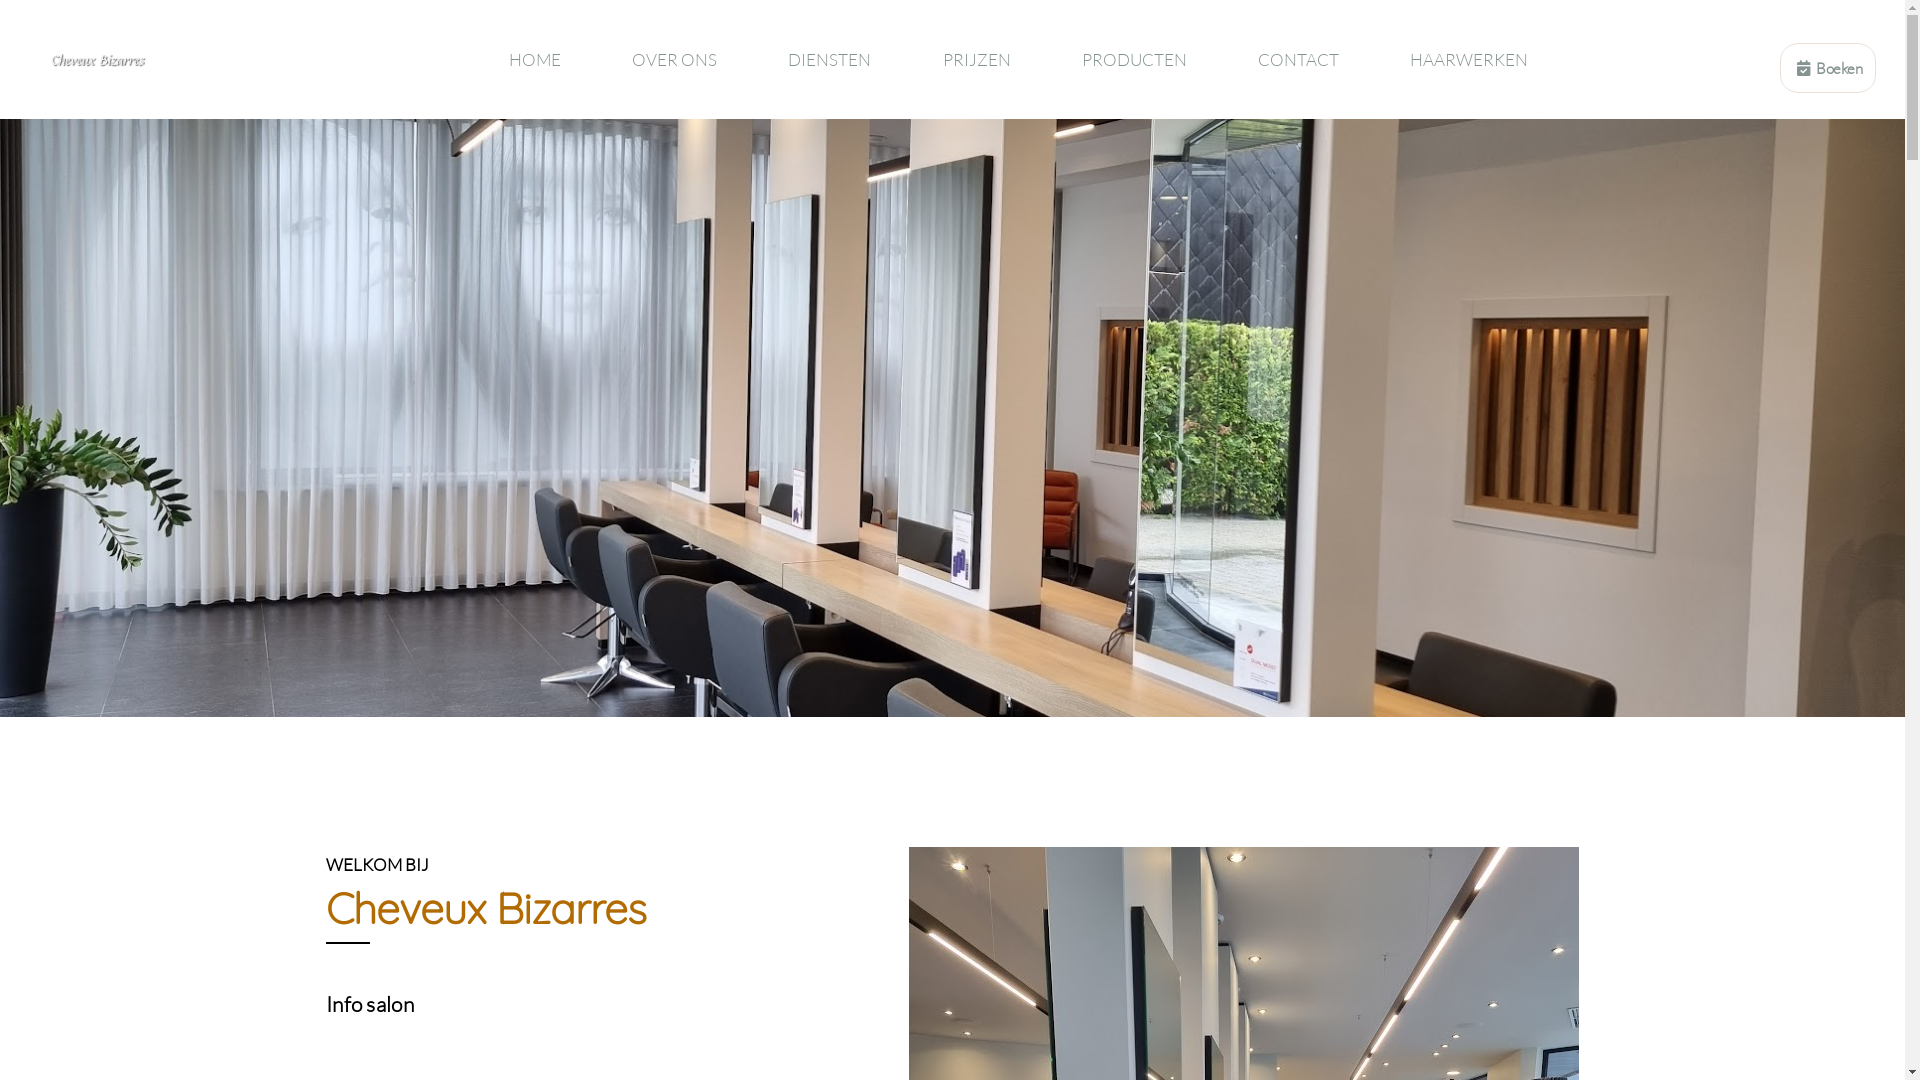 The width and height of the screenshot is (1920, 1080). What do you see at coordinates (675, 58) in the screenshot?
I see `'OVER ONS'` at bounding box center [675, 58].